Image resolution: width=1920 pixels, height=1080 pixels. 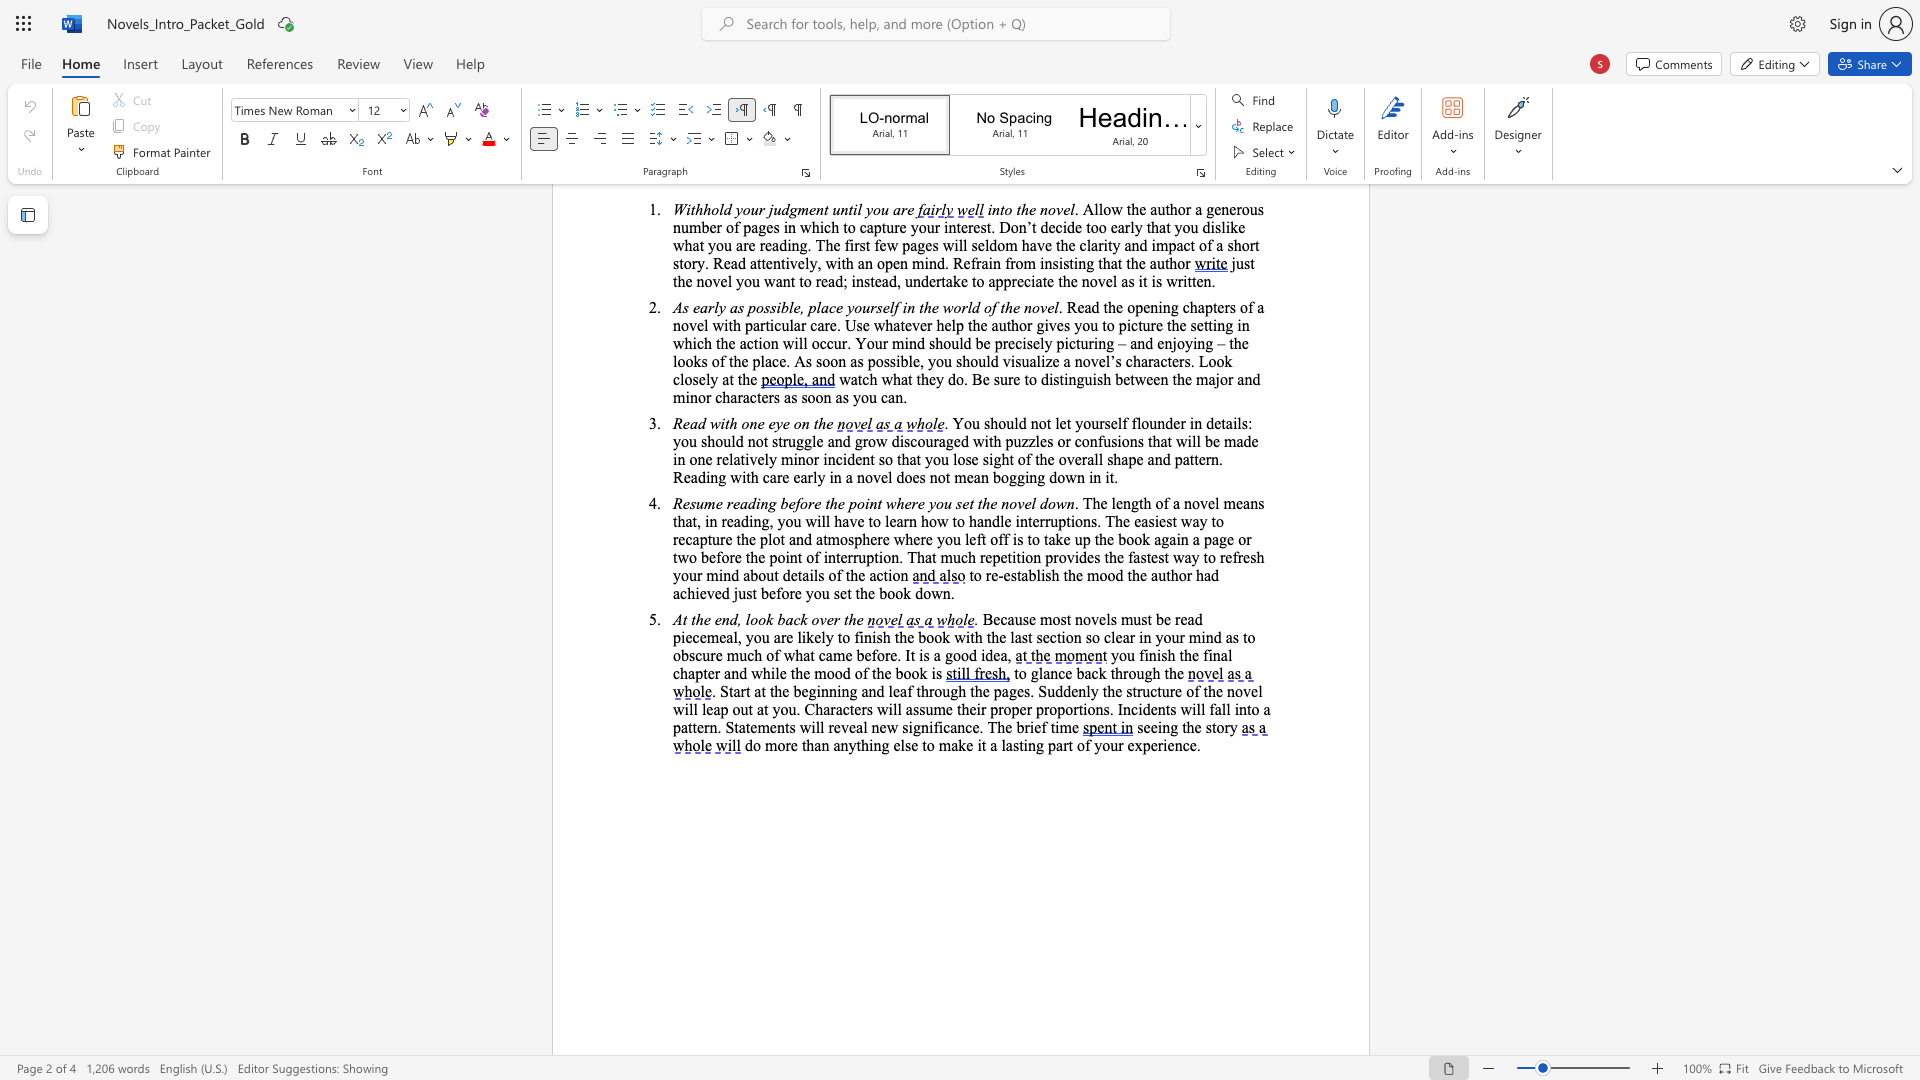 I want to click on the subset text "he" within the text "to glance back through the", so click(x=1168, y=673).